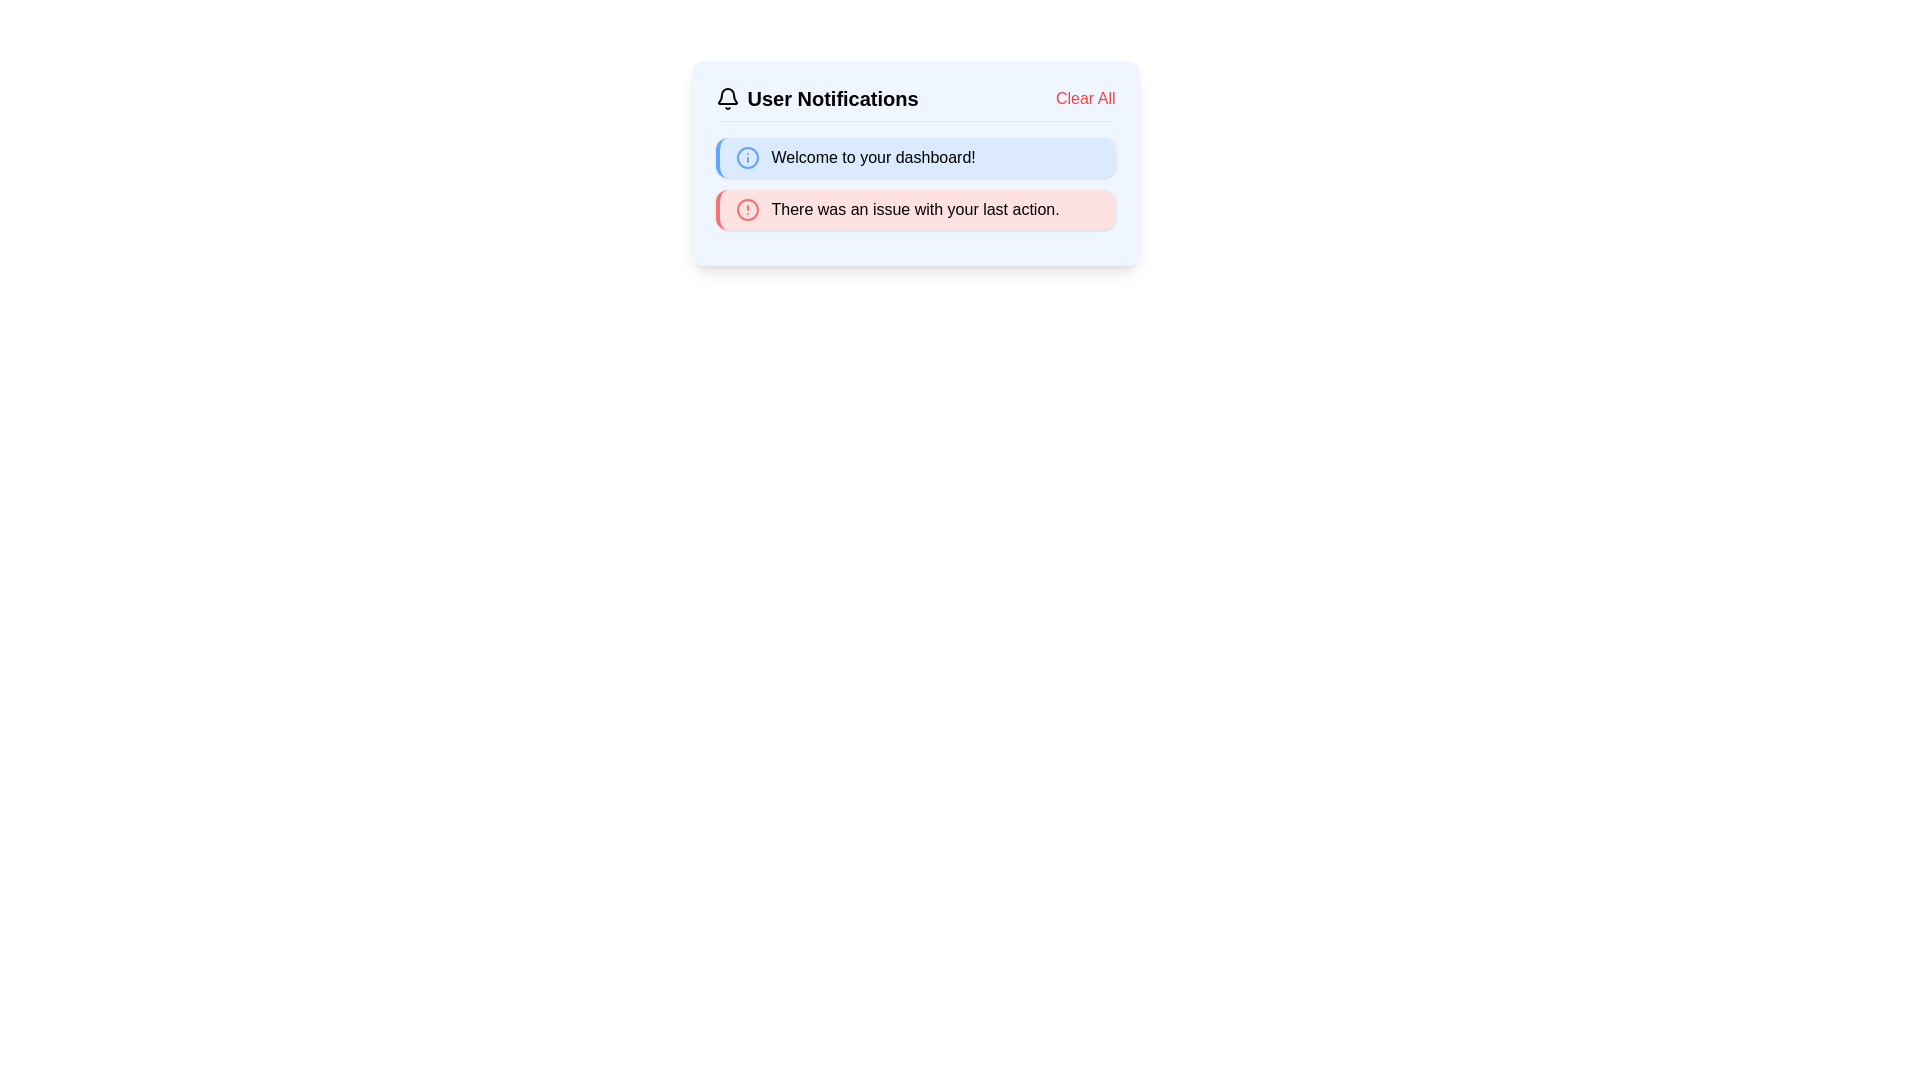 Image resolution: width=1920 pixels, height=1080 pixels. I want to click on the circular SVG icon element indicating an error notification, located in the 'User Notifications' modal next to the text 'There was an issue with your last action.', so click(746, 209).